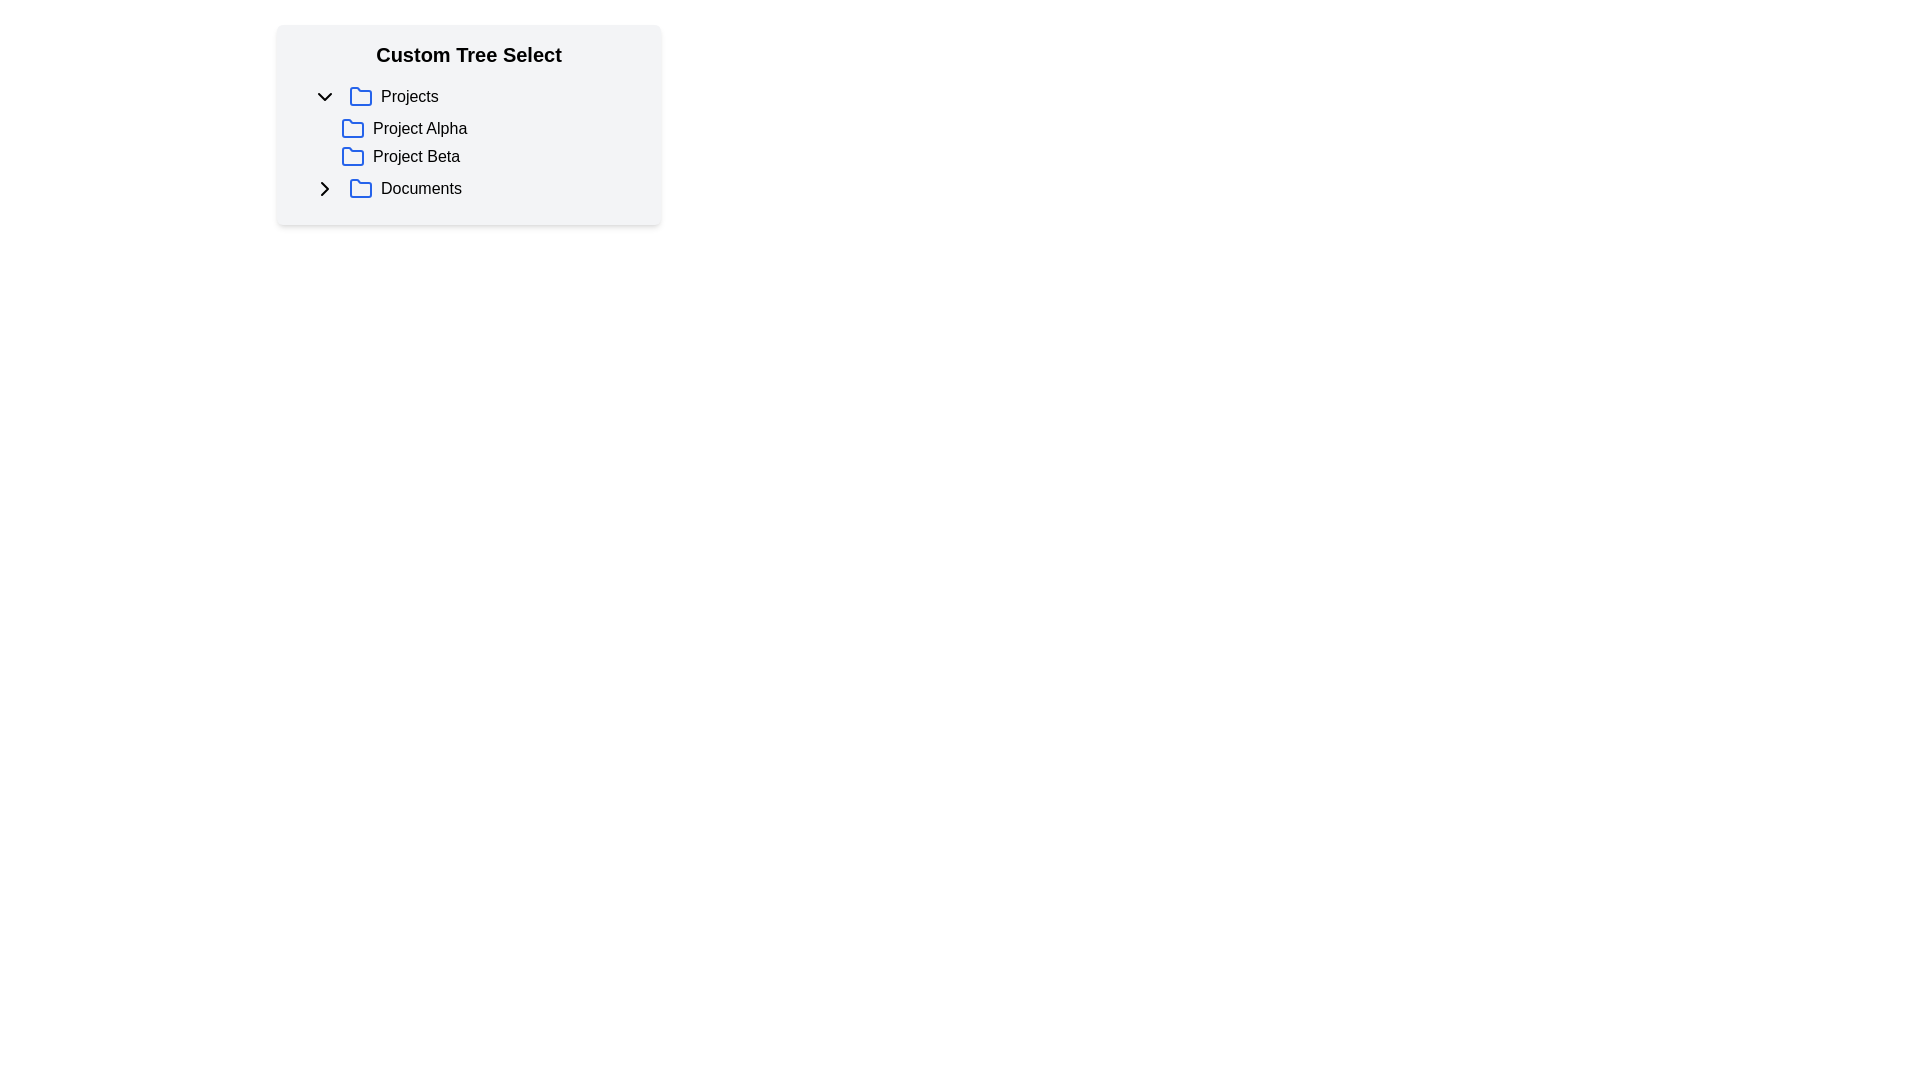 Image resolution: width=1920 pixels, height=1080 pixels. What do you see at coordinates (360, 189) in the screenshot?
I see `the decorative icon representing the 'Documents' folder, which is positioned to the left of the text 'Documents'` at bounding box center [360, 189].